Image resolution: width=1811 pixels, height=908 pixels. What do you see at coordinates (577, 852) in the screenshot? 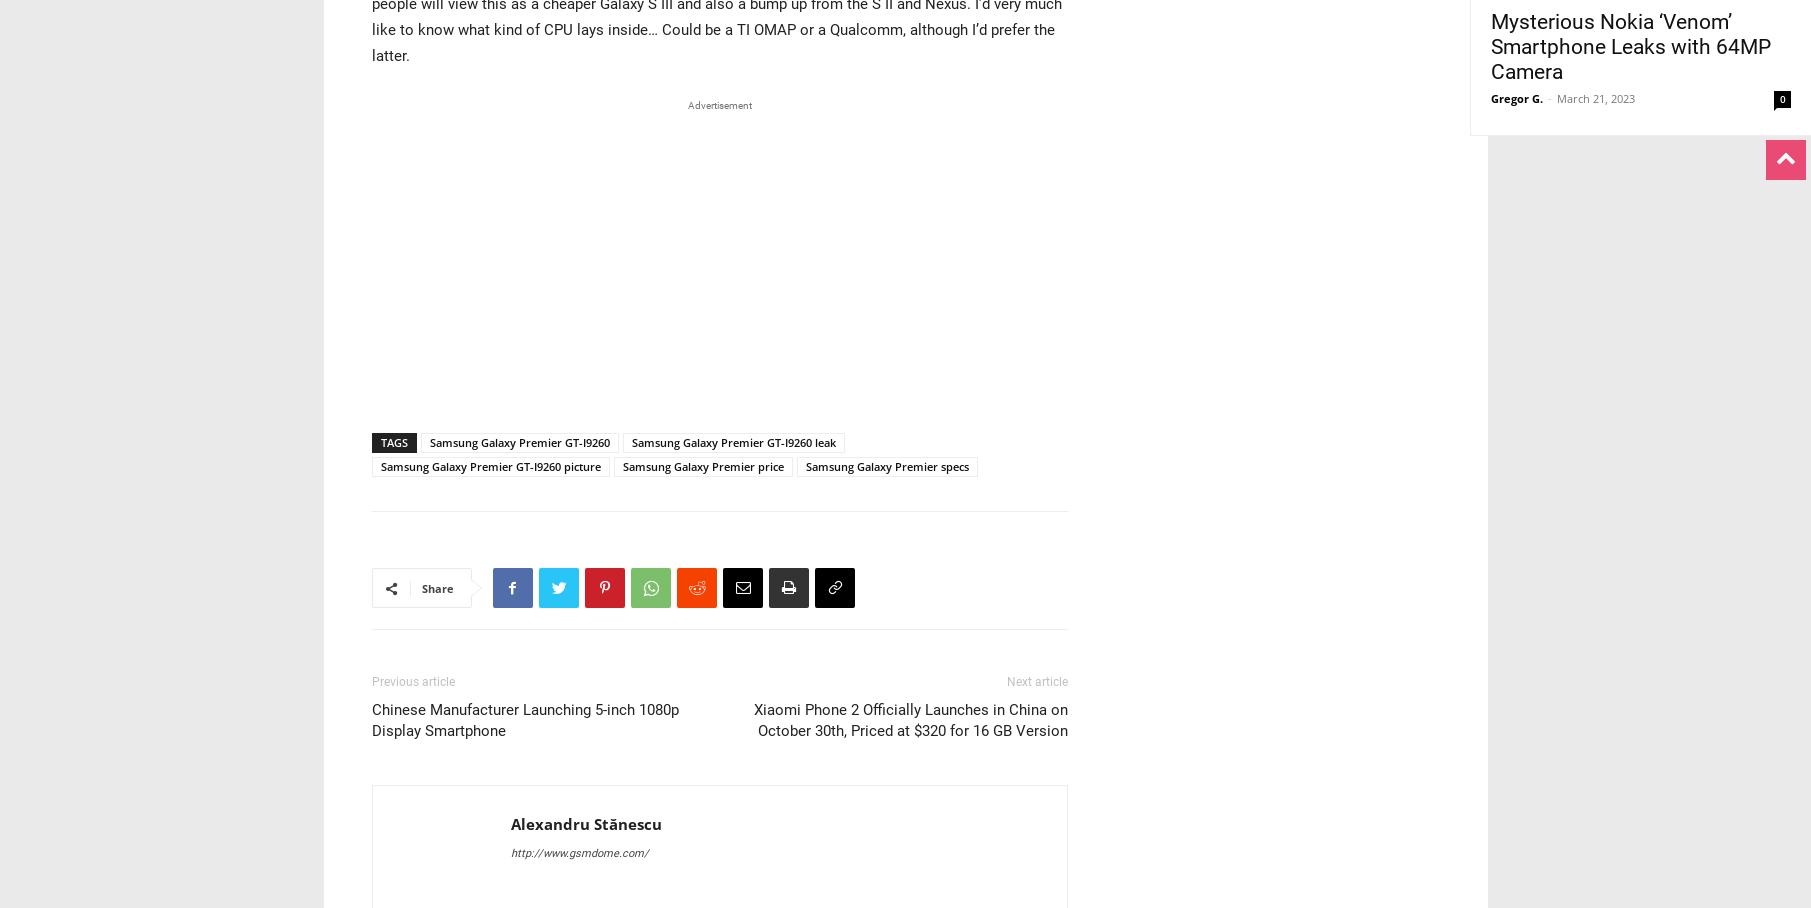
I see `'http://www.gsmdome.com/'` at bounding box center [577, 852].